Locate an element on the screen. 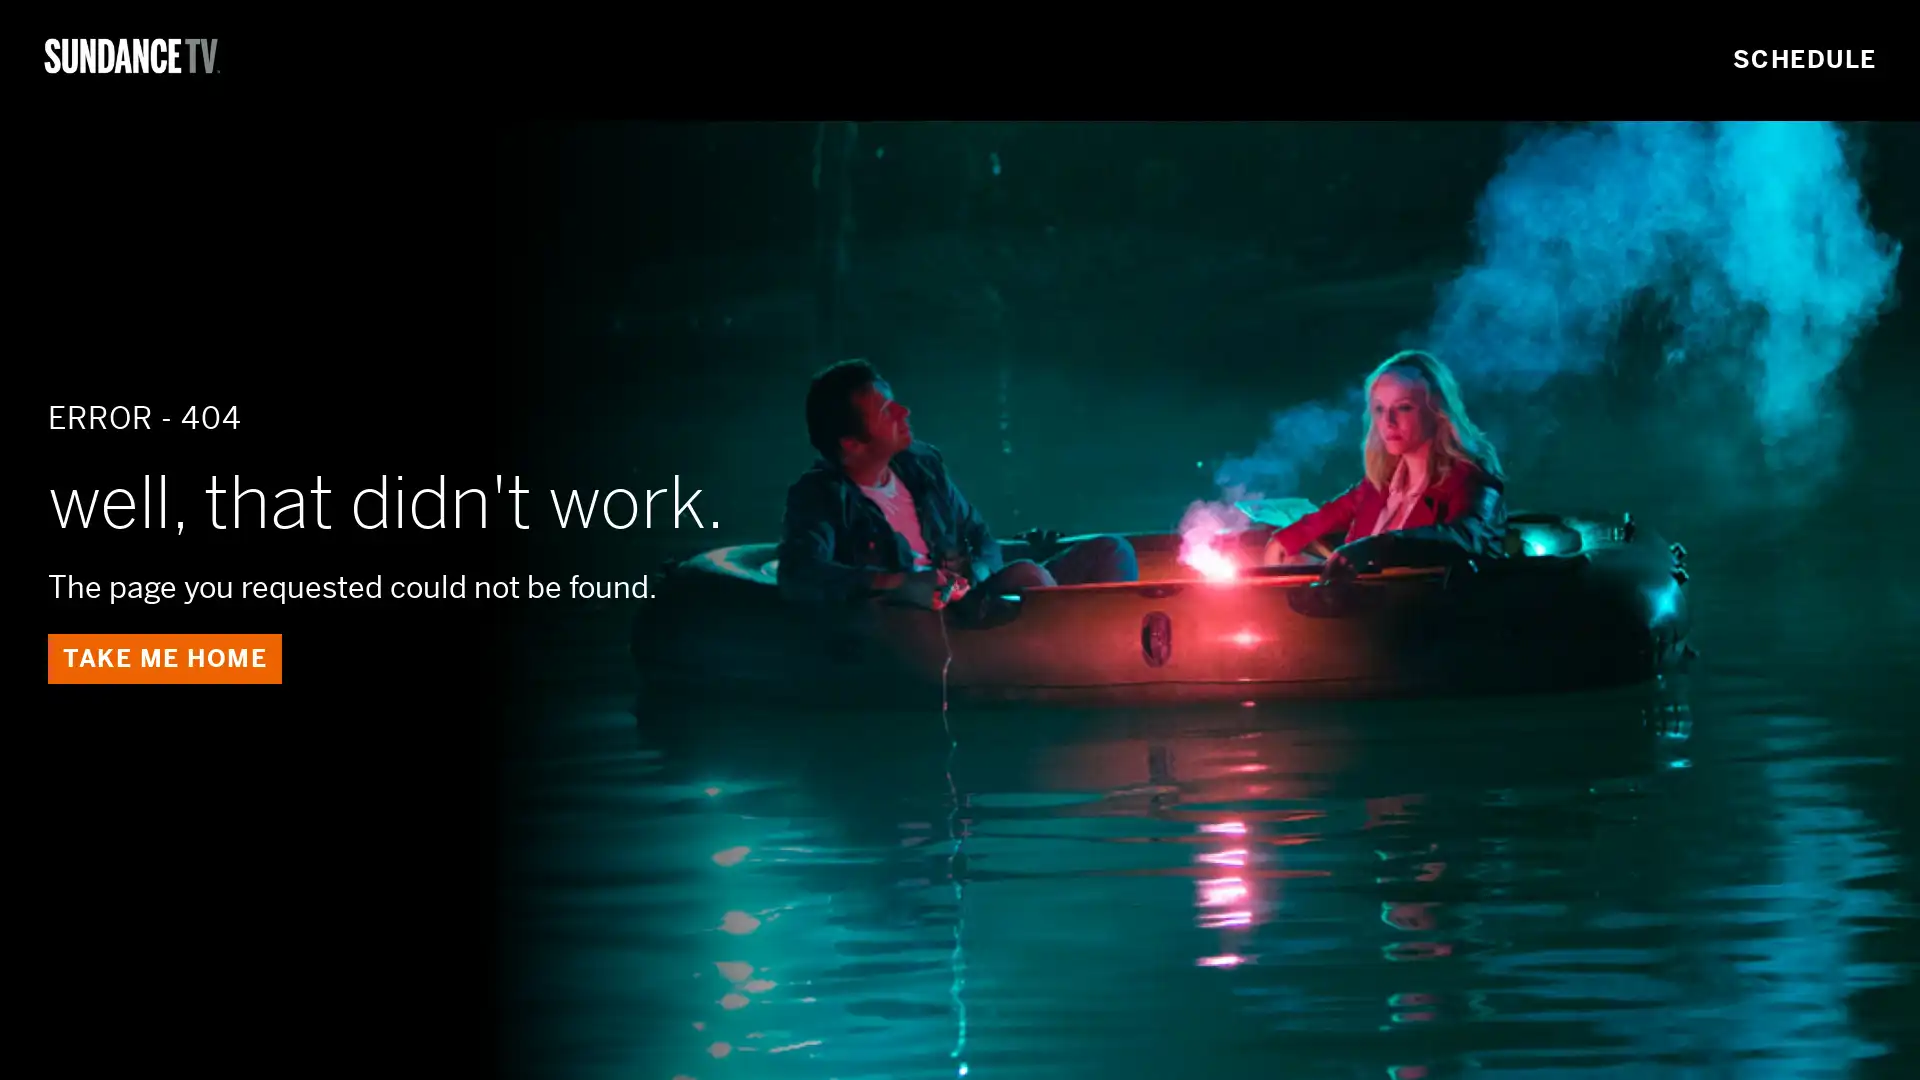  TAKE ME HOME is located at coordinates (164, 658).